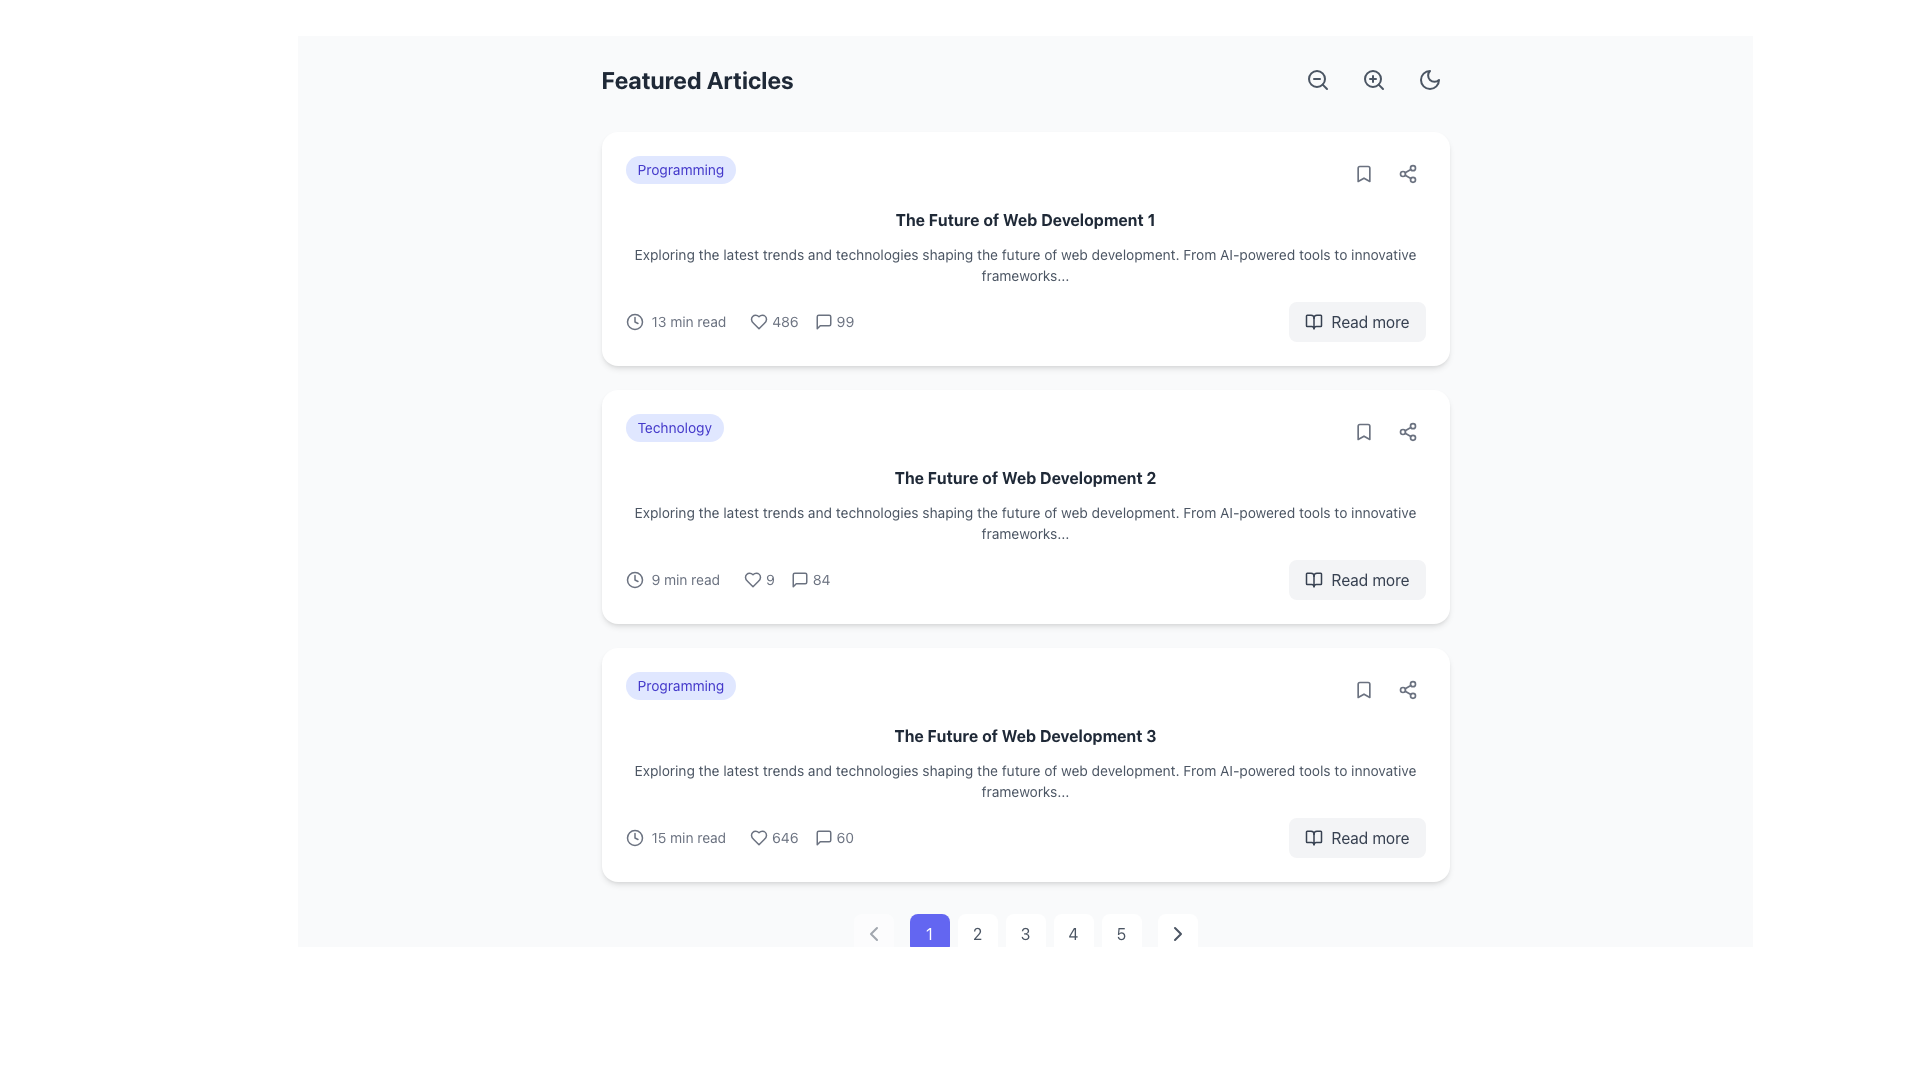 This screenshot has width=1920, height=1080. Describe the element at coordinates (674, 427) in the screenshot. I see `the 'Technology' category label located in the upper section of the second article card, positioned to the left of the article title 'The Future of Web Development 2'` at that location.